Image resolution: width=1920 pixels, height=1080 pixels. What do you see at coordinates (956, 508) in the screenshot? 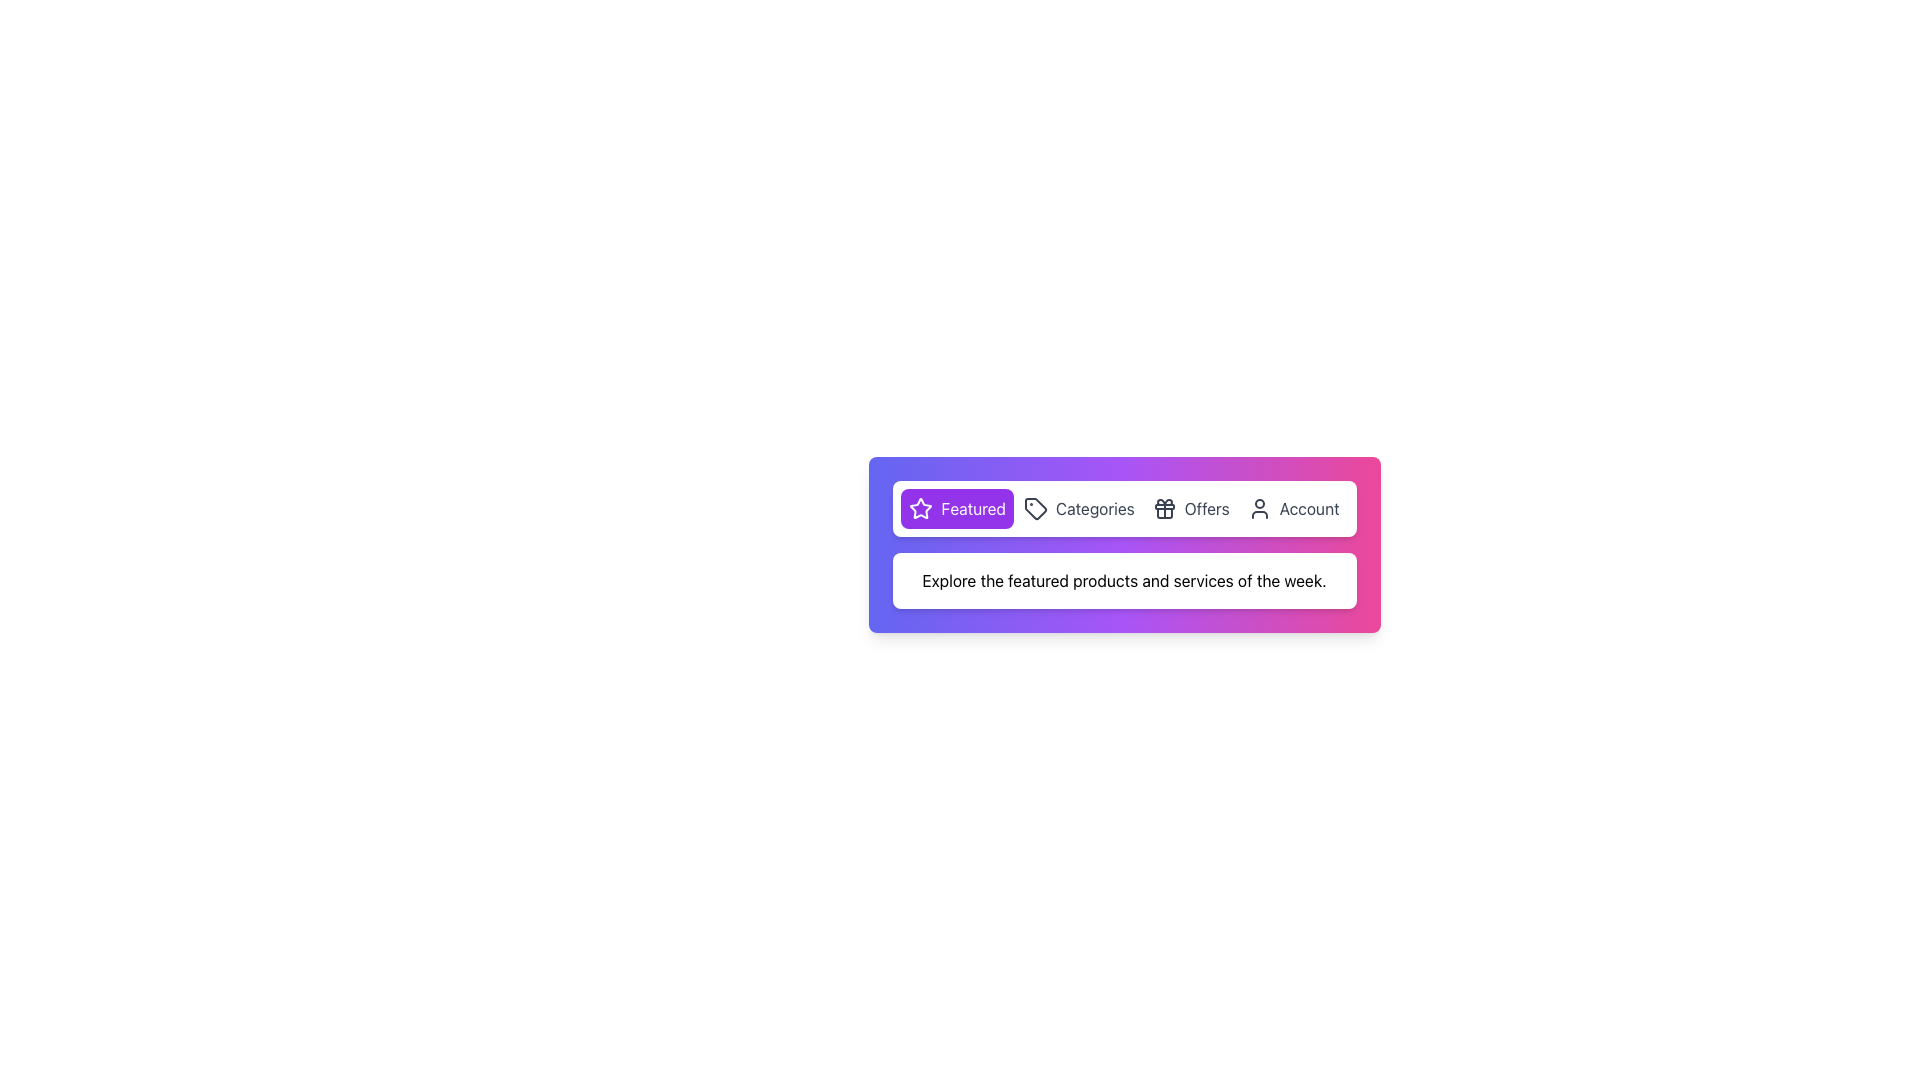
I see `the 'Featured' button, which has a purple background and white text` at bounding box center [956, 508].